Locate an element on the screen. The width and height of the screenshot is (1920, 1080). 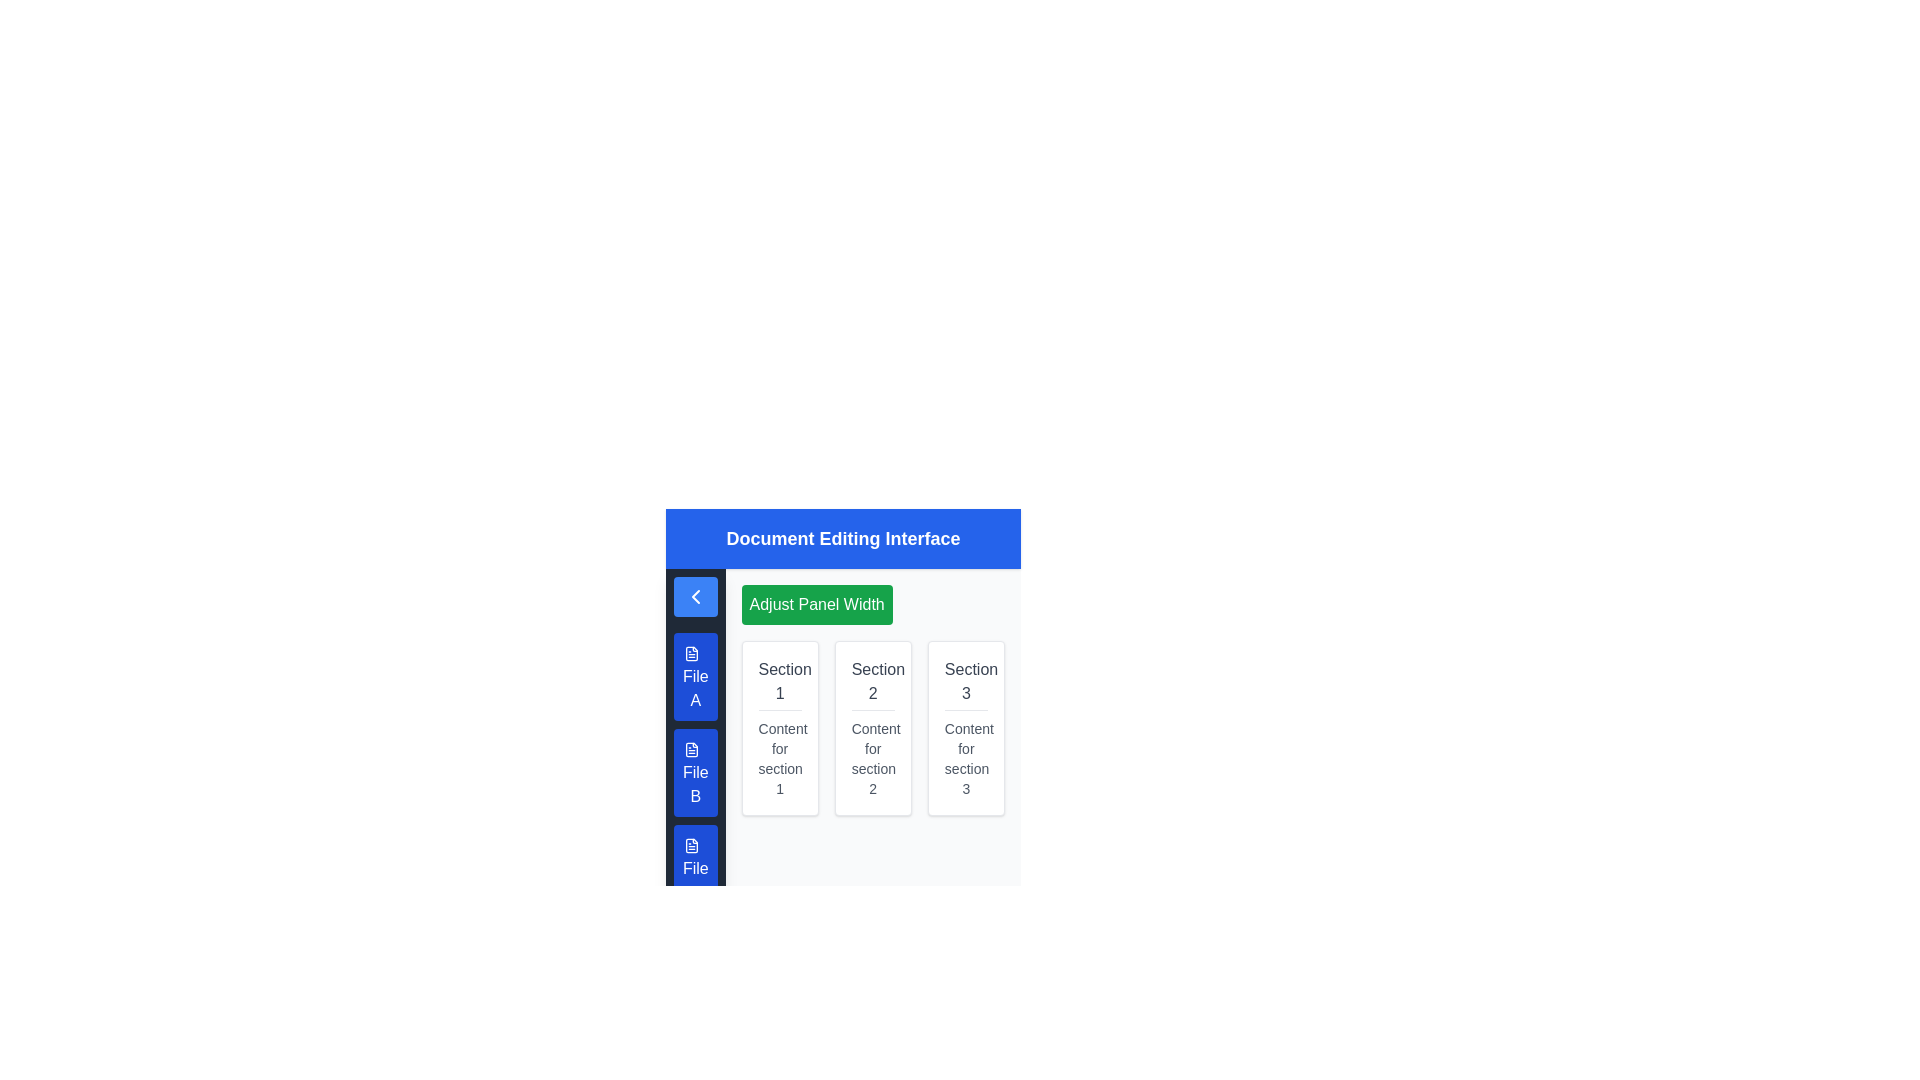
the chevron icon located in the upper section of the vertical menu on the left side of the interface is located at coordinates (695, 596).